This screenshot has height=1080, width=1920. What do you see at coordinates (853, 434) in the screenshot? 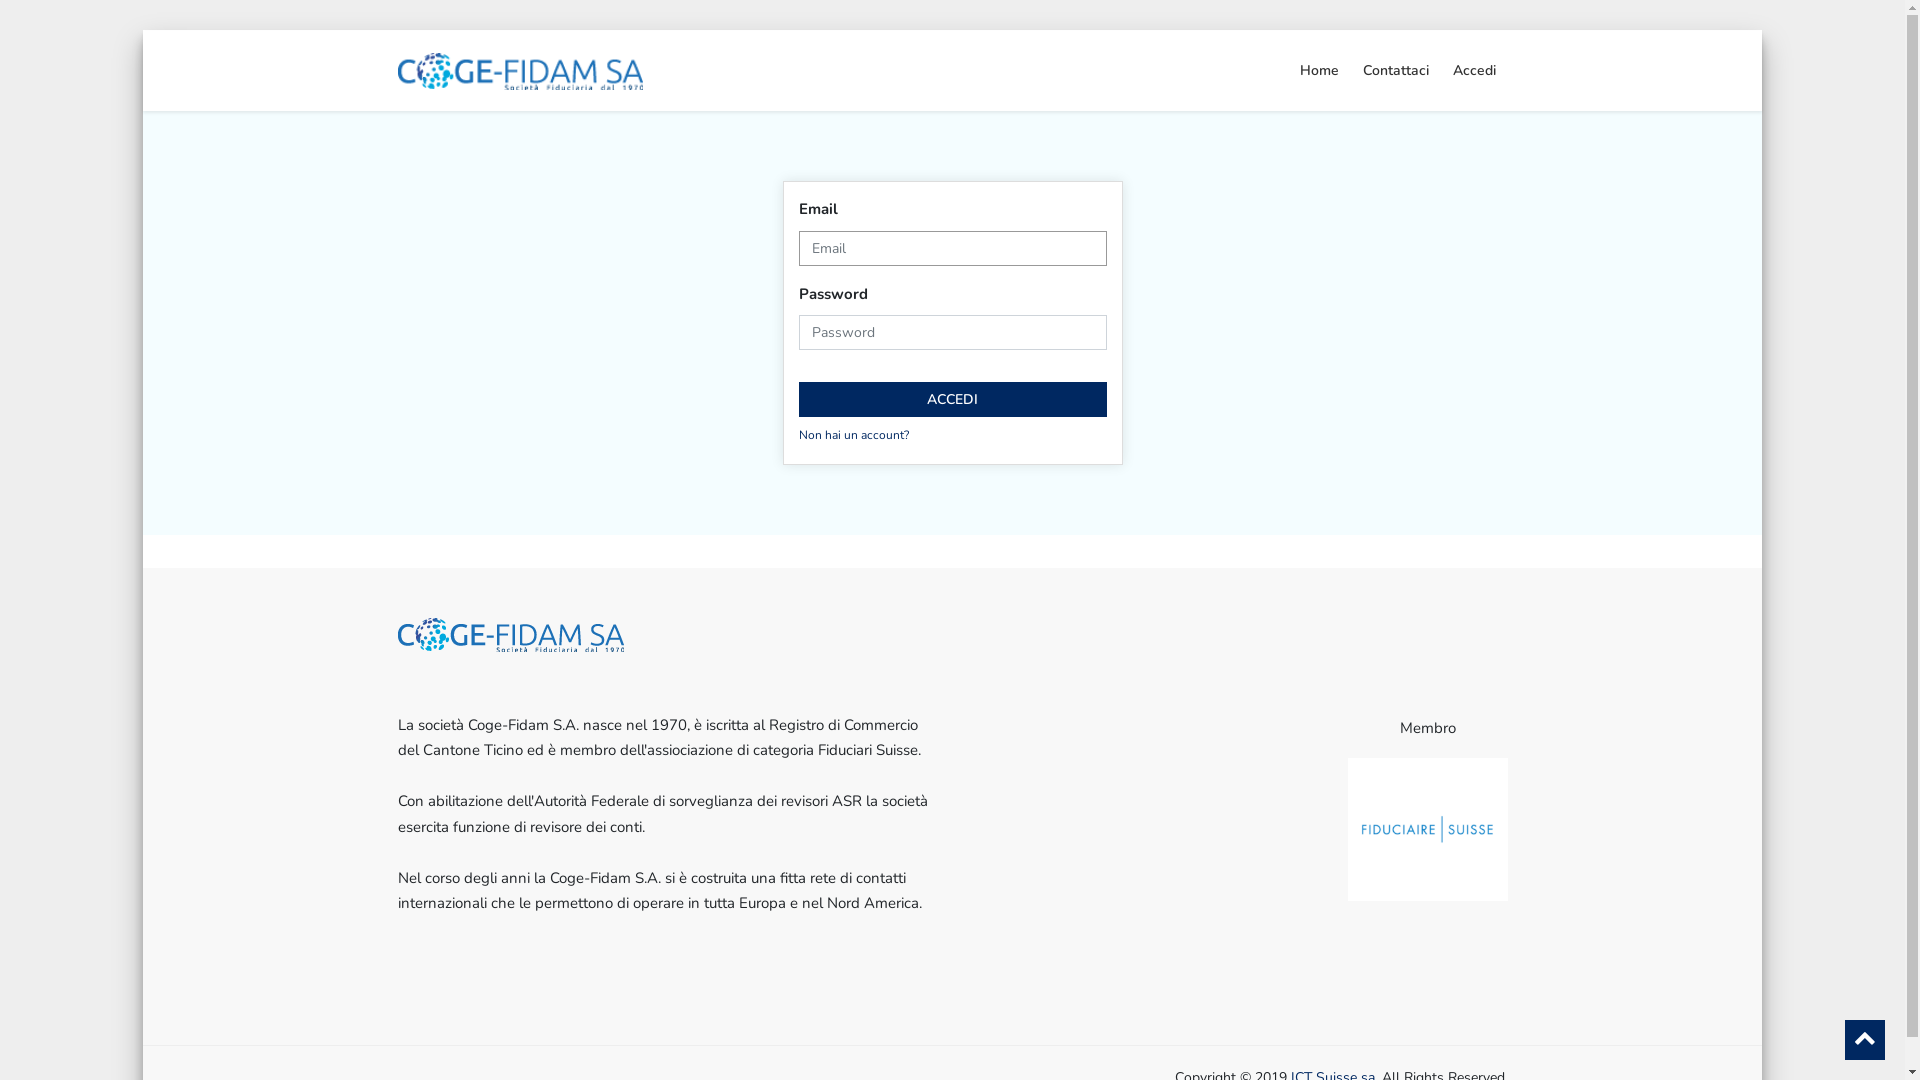
I see `'Non hai un account?'` at bounding box center [853, 434].